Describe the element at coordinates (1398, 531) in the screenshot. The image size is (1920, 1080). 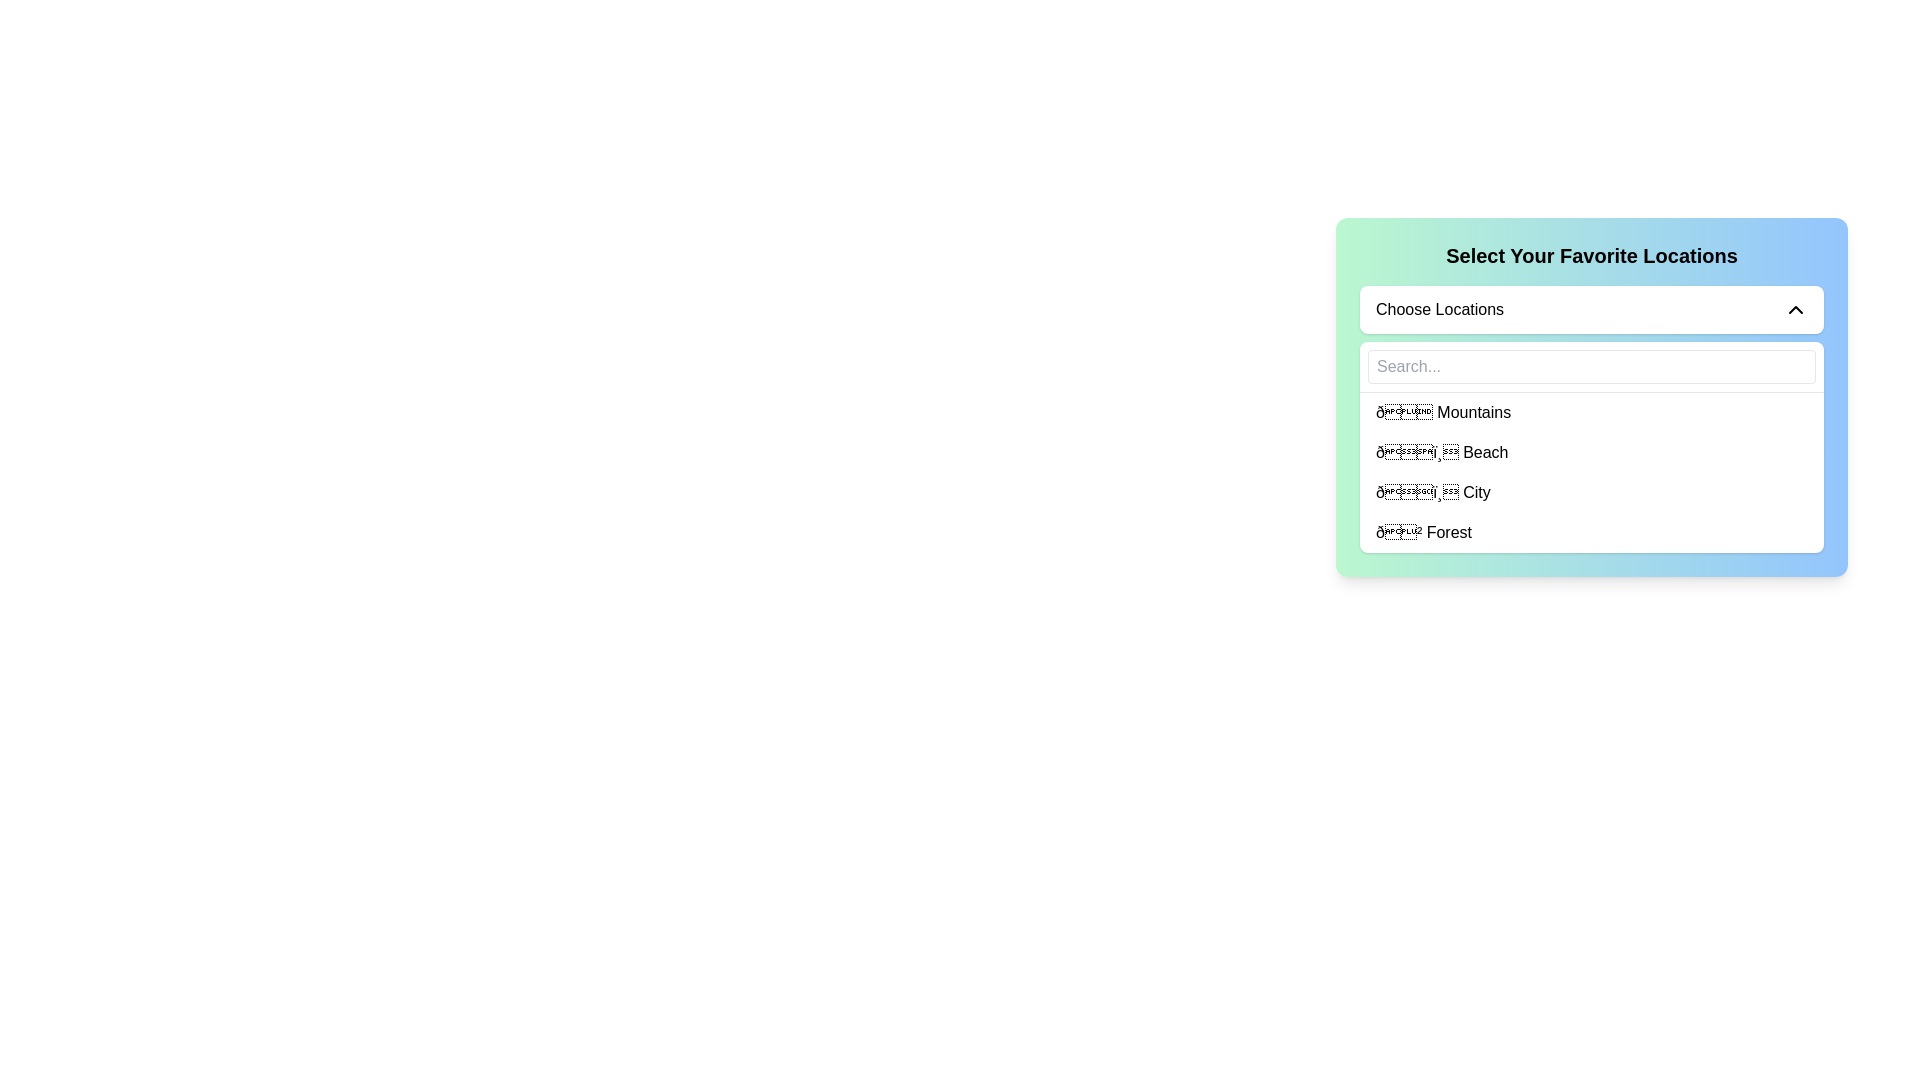
I see `the globe emoji icon located on the left side of the text 'Forest', which is part of the fourth item in the selection list` at that location.